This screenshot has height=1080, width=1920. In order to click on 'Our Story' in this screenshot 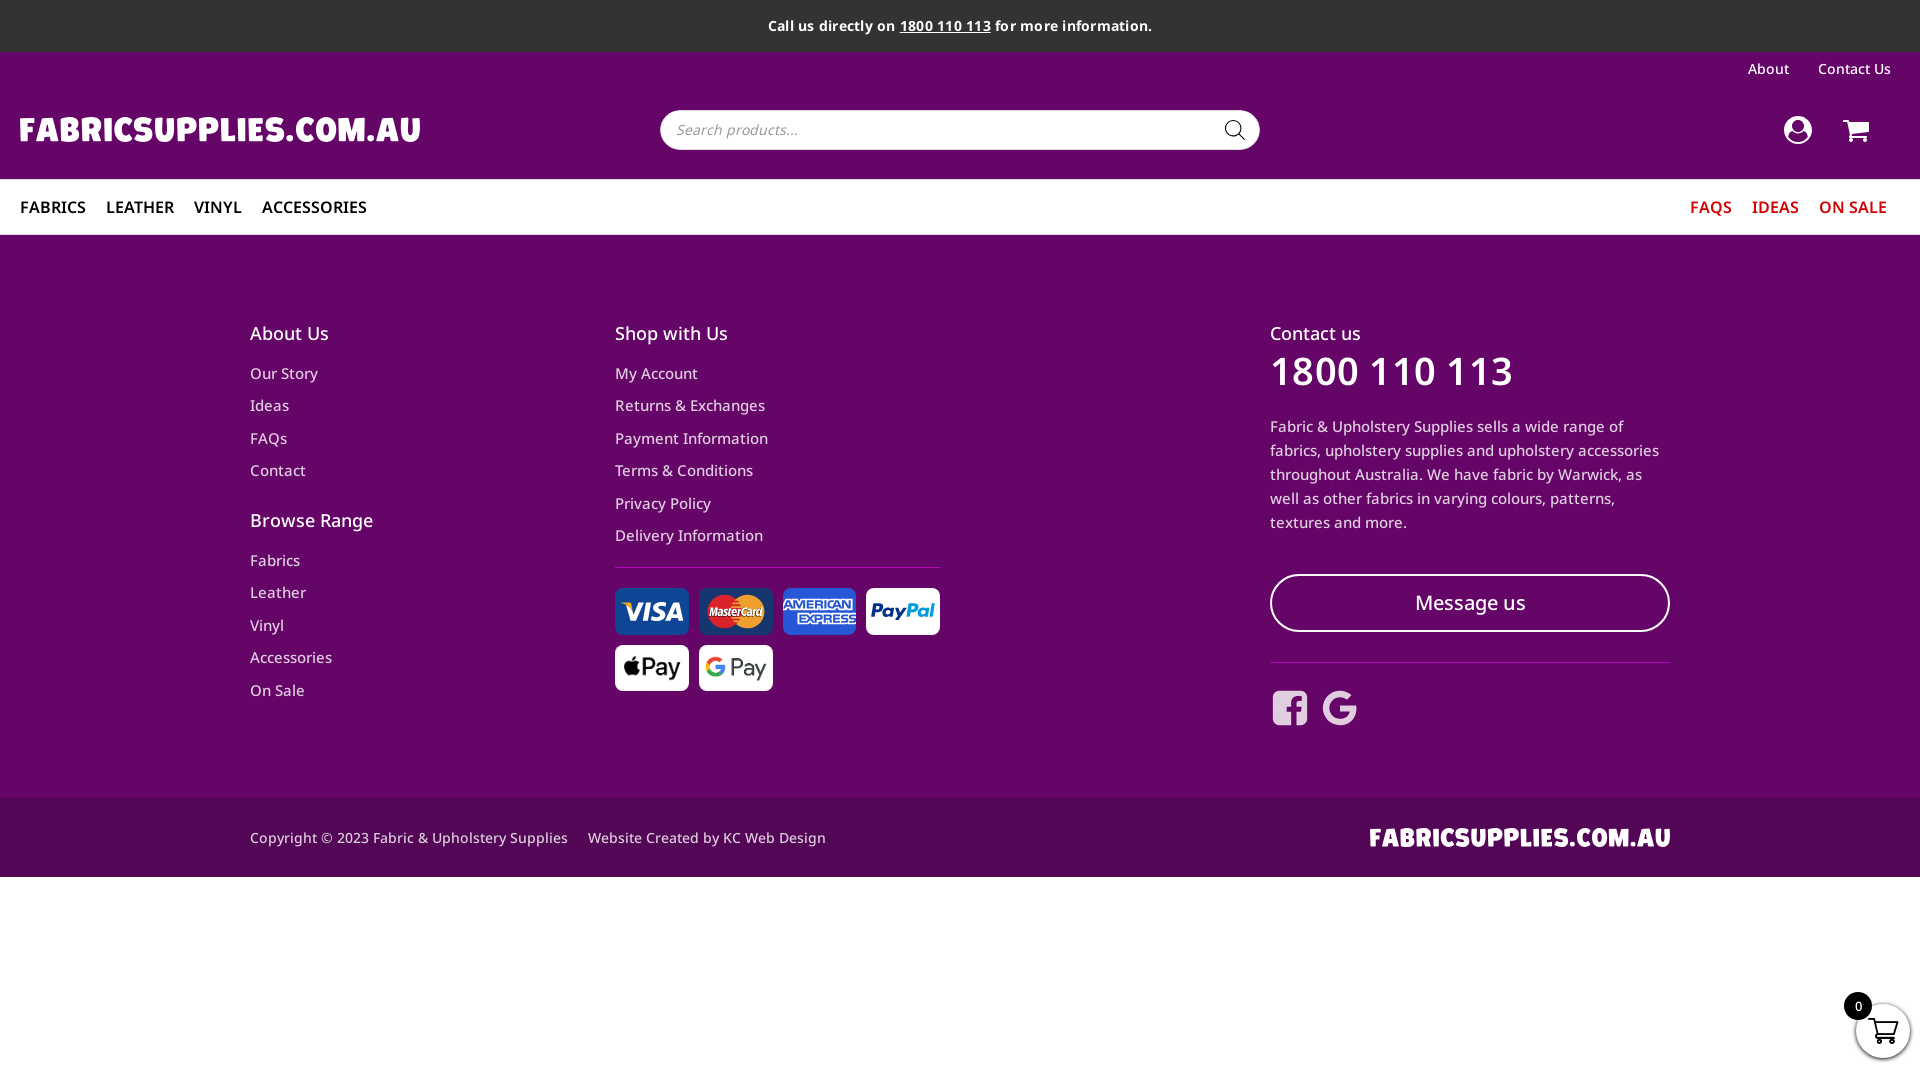, I will do `click(248, 373)`.